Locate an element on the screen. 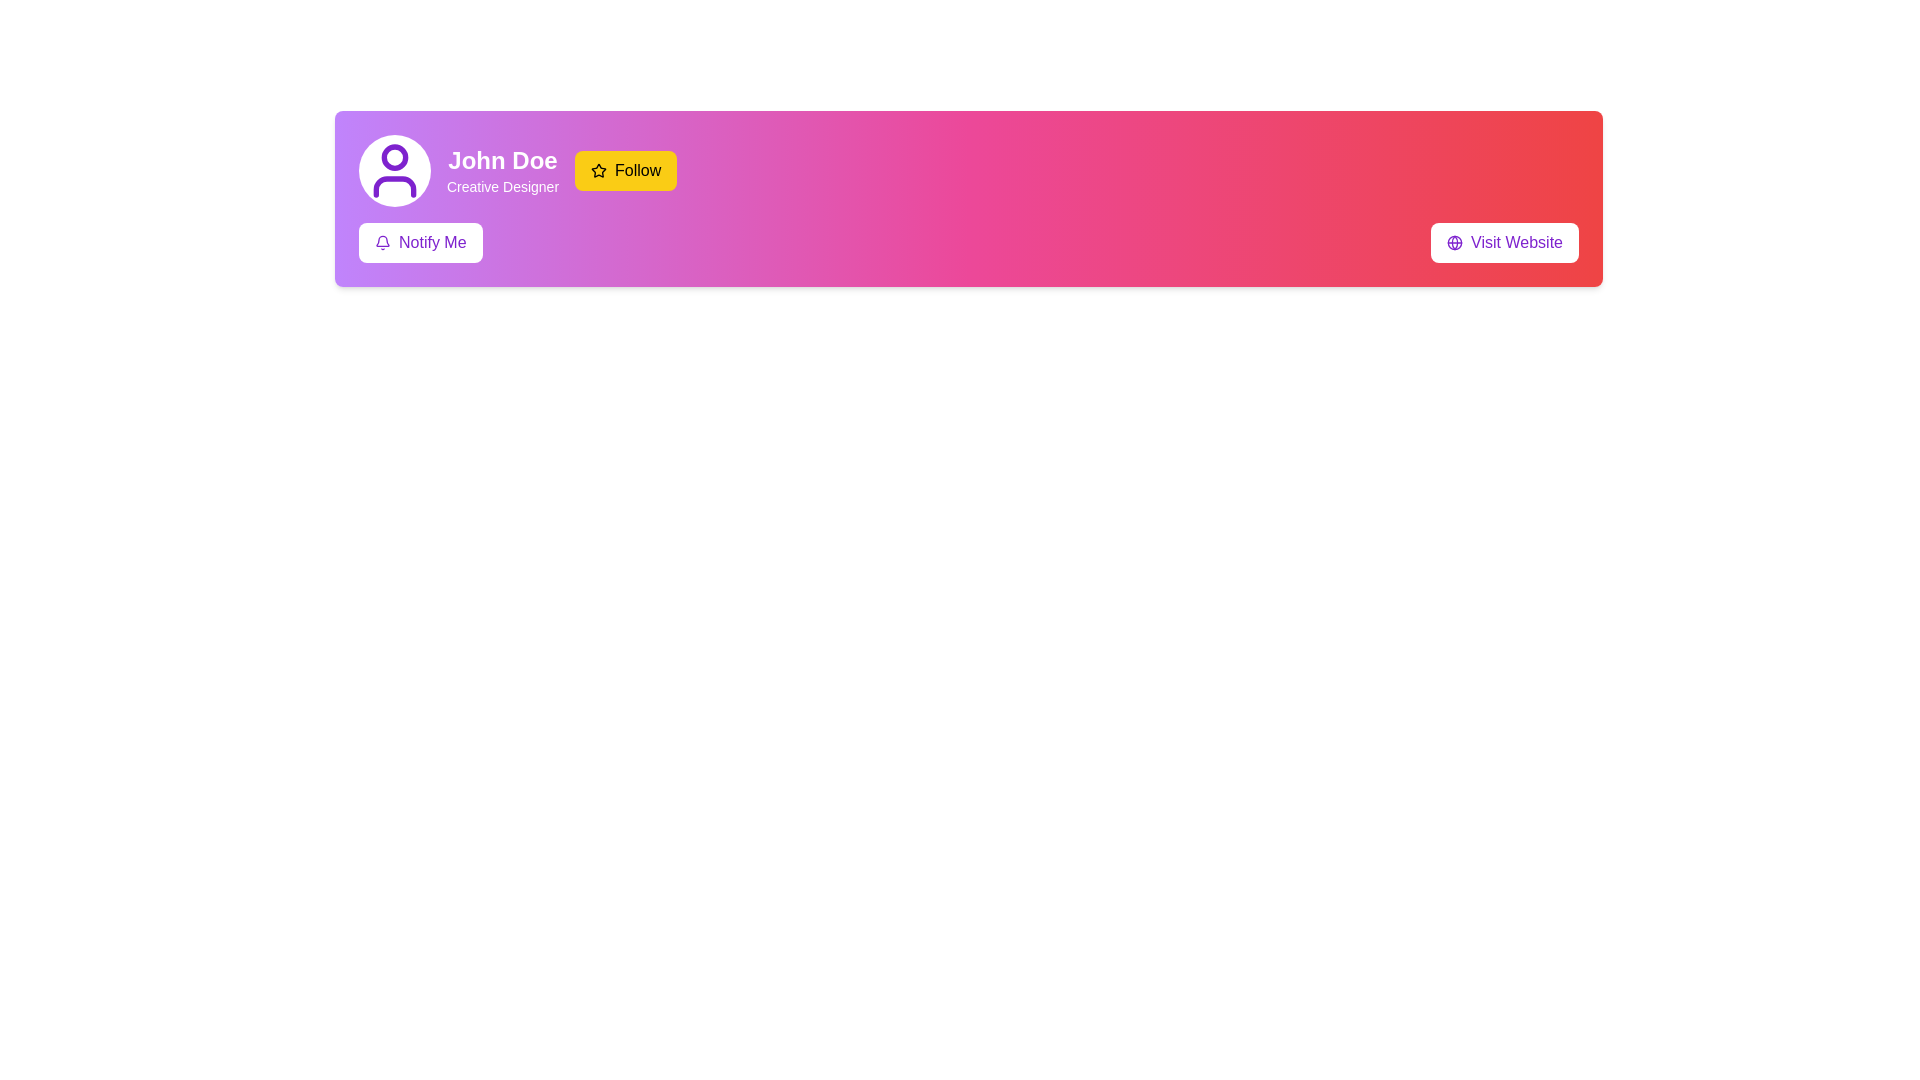 The width and height of the screenshot is (1920, 1080). the circular centerpiece of the SVG user icon, located in the purple gradient rectangle header on the left side of the interface is located at coordinates (394, 156).